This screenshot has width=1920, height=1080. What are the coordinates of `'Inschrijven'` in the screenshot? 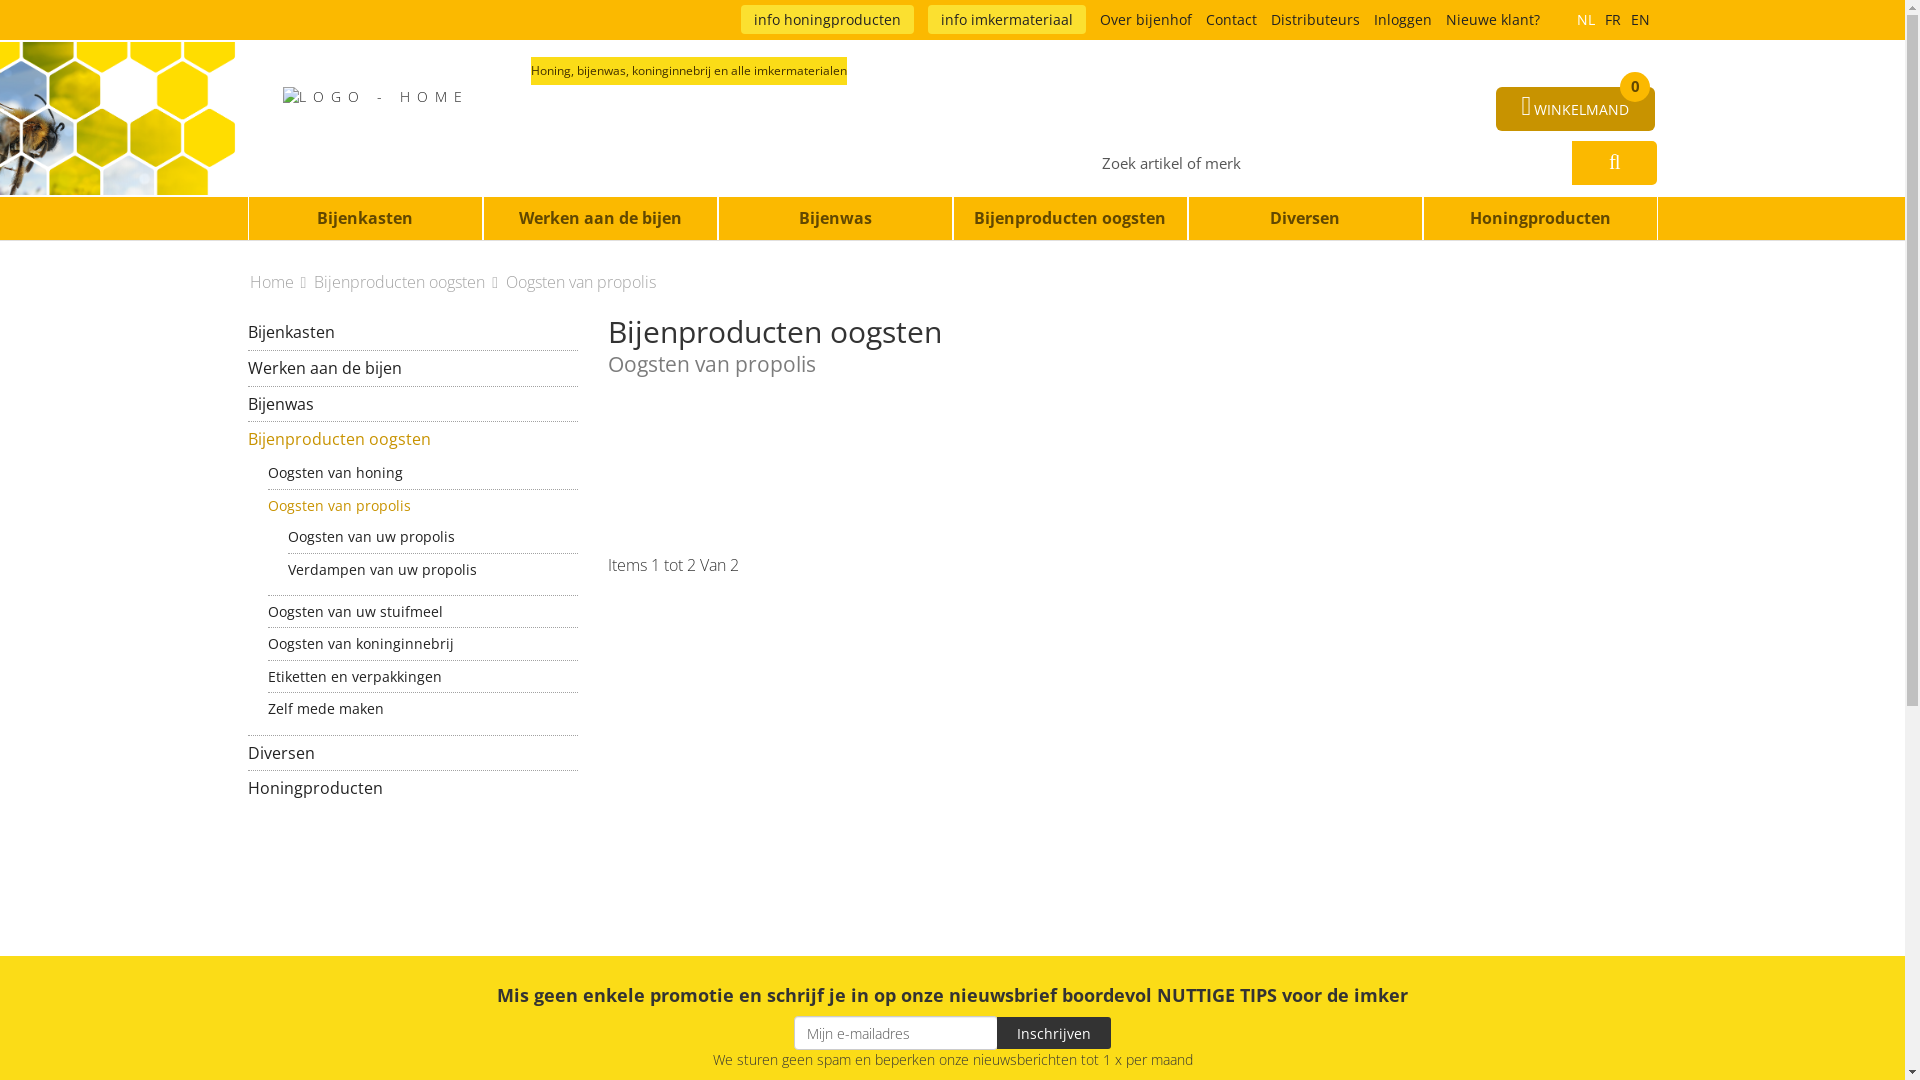 It's located at (1053, 1033).